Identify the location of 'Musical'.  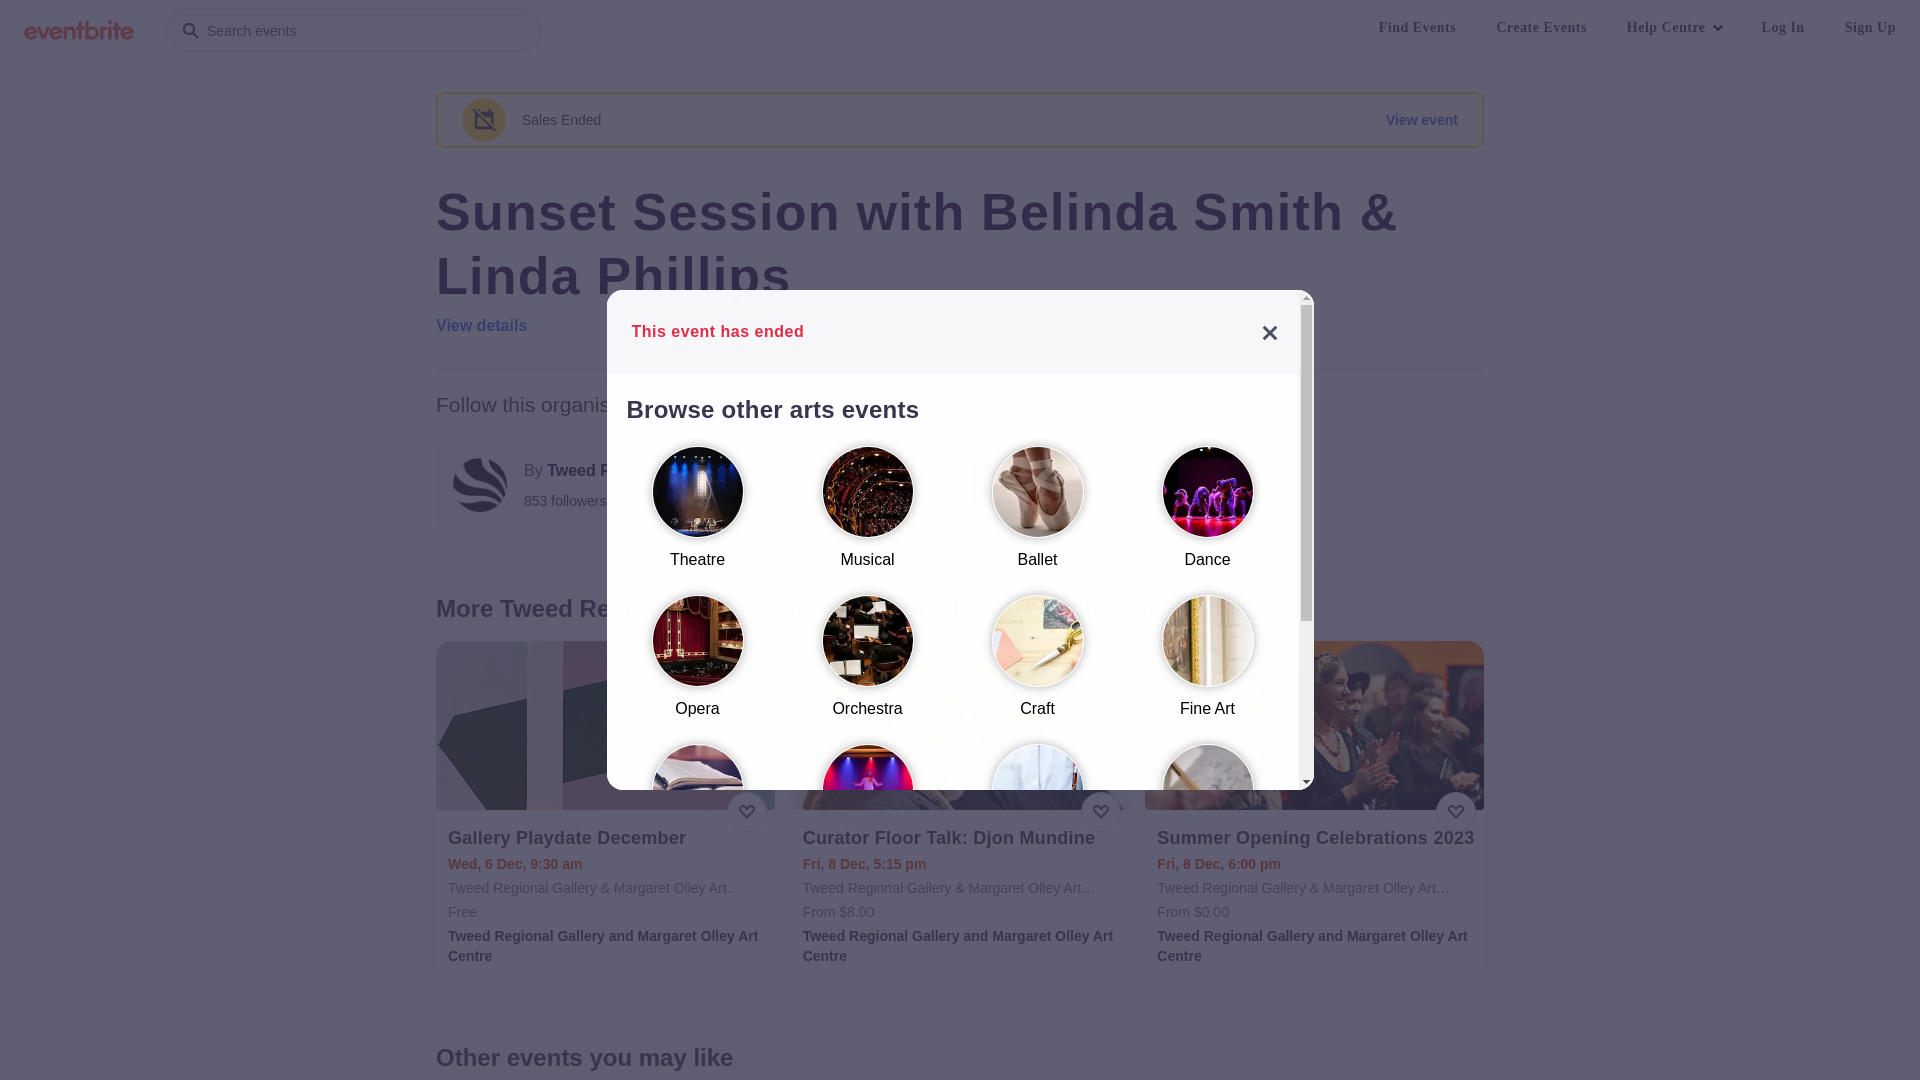
(867, 515).